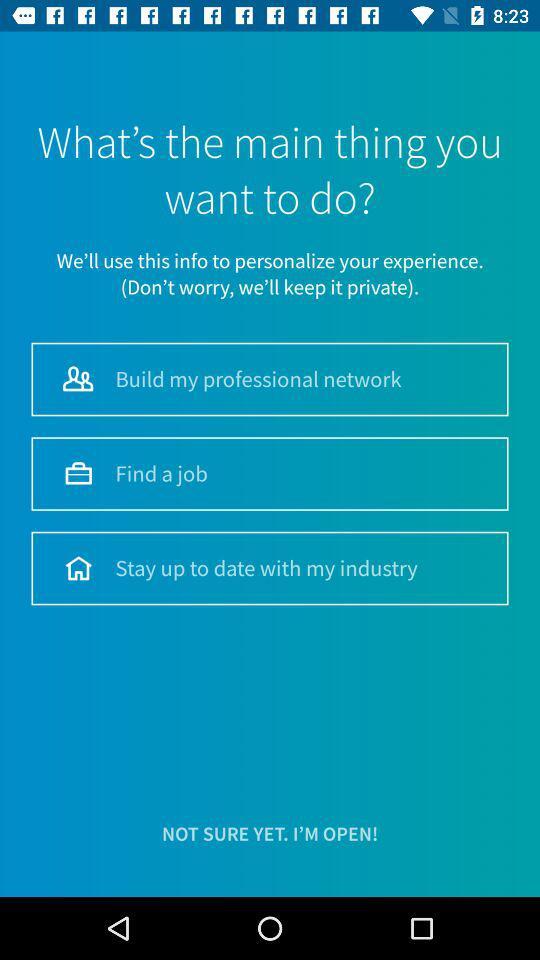 This screenshot has height=960, width=540. Describe the element at coordinates (270, 834) in the screenshot. I see `not sure yet` at that location.